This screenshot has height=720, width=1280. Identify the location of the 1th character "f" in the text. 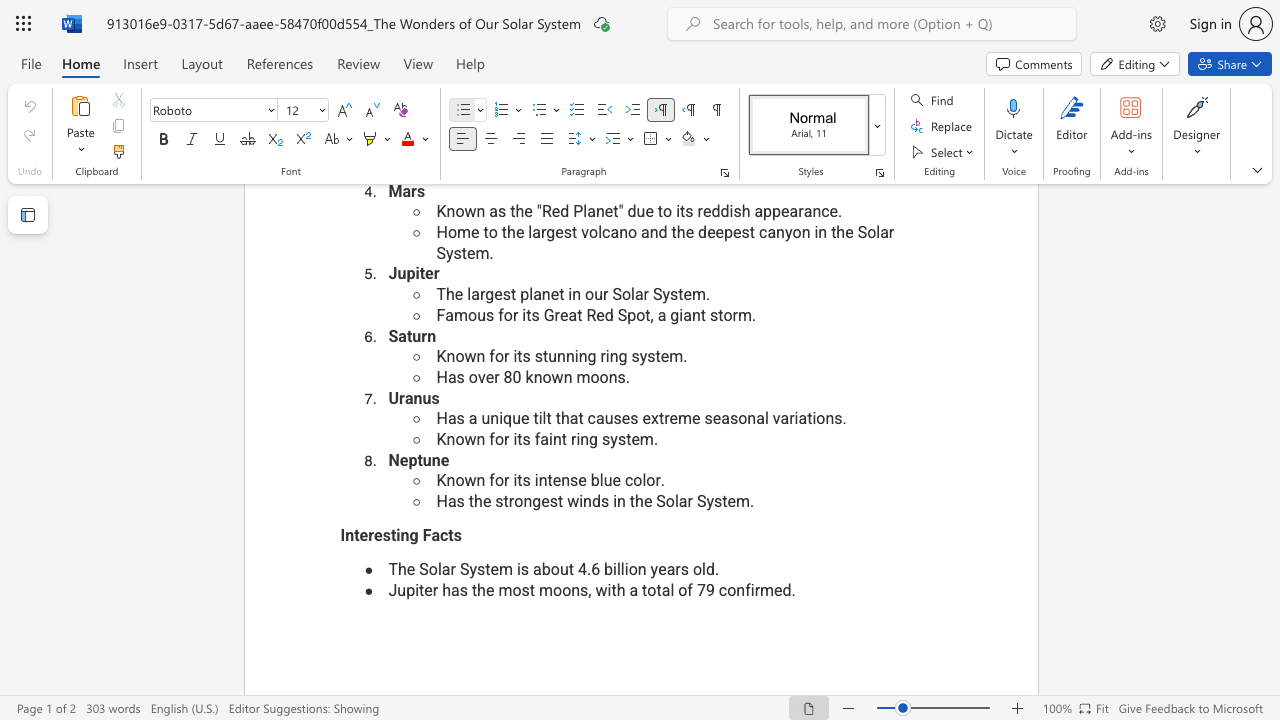
(492, 480).